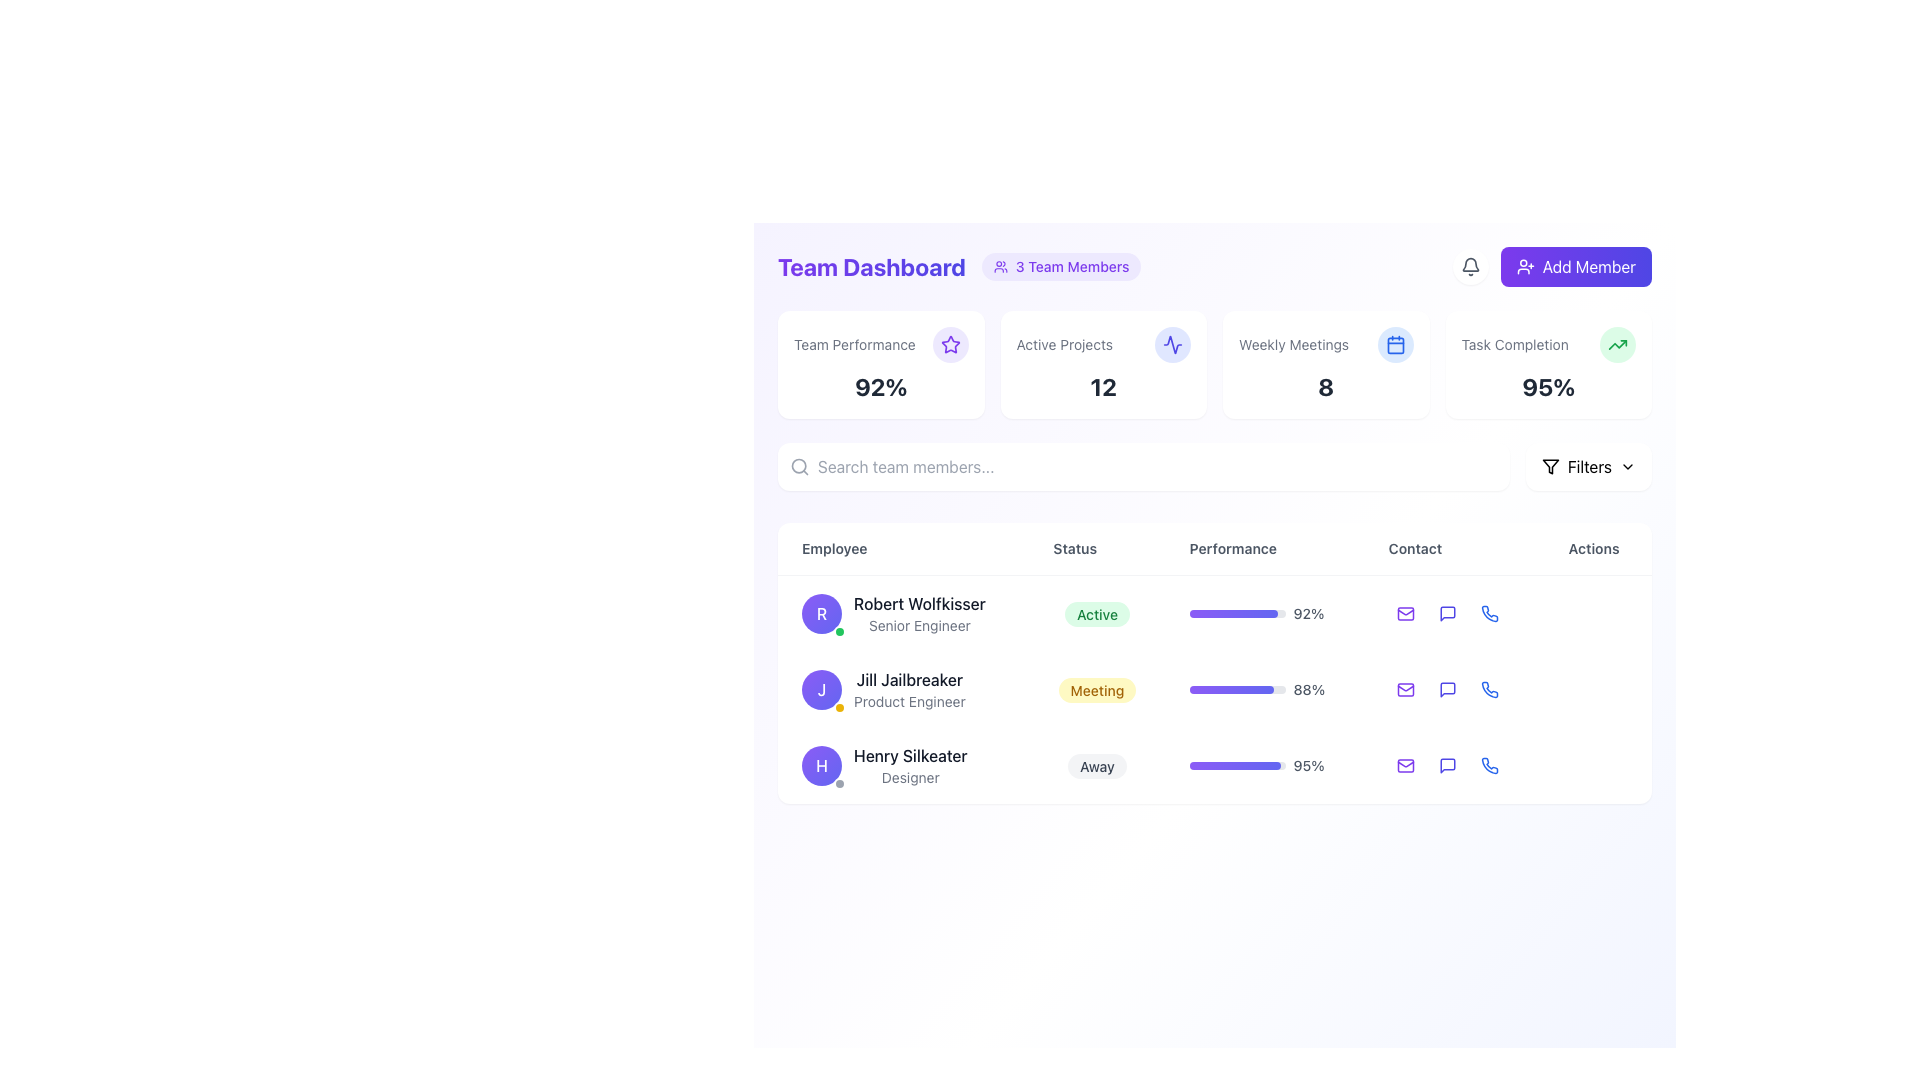 The image size is (1920, 1080). Describe the element at coordinates (949, 343) in the screenshot. I see `the star-shaped icon representing performance metrics within the 'Team Performance' card on the 'Team Dashboard' interface` at that location.